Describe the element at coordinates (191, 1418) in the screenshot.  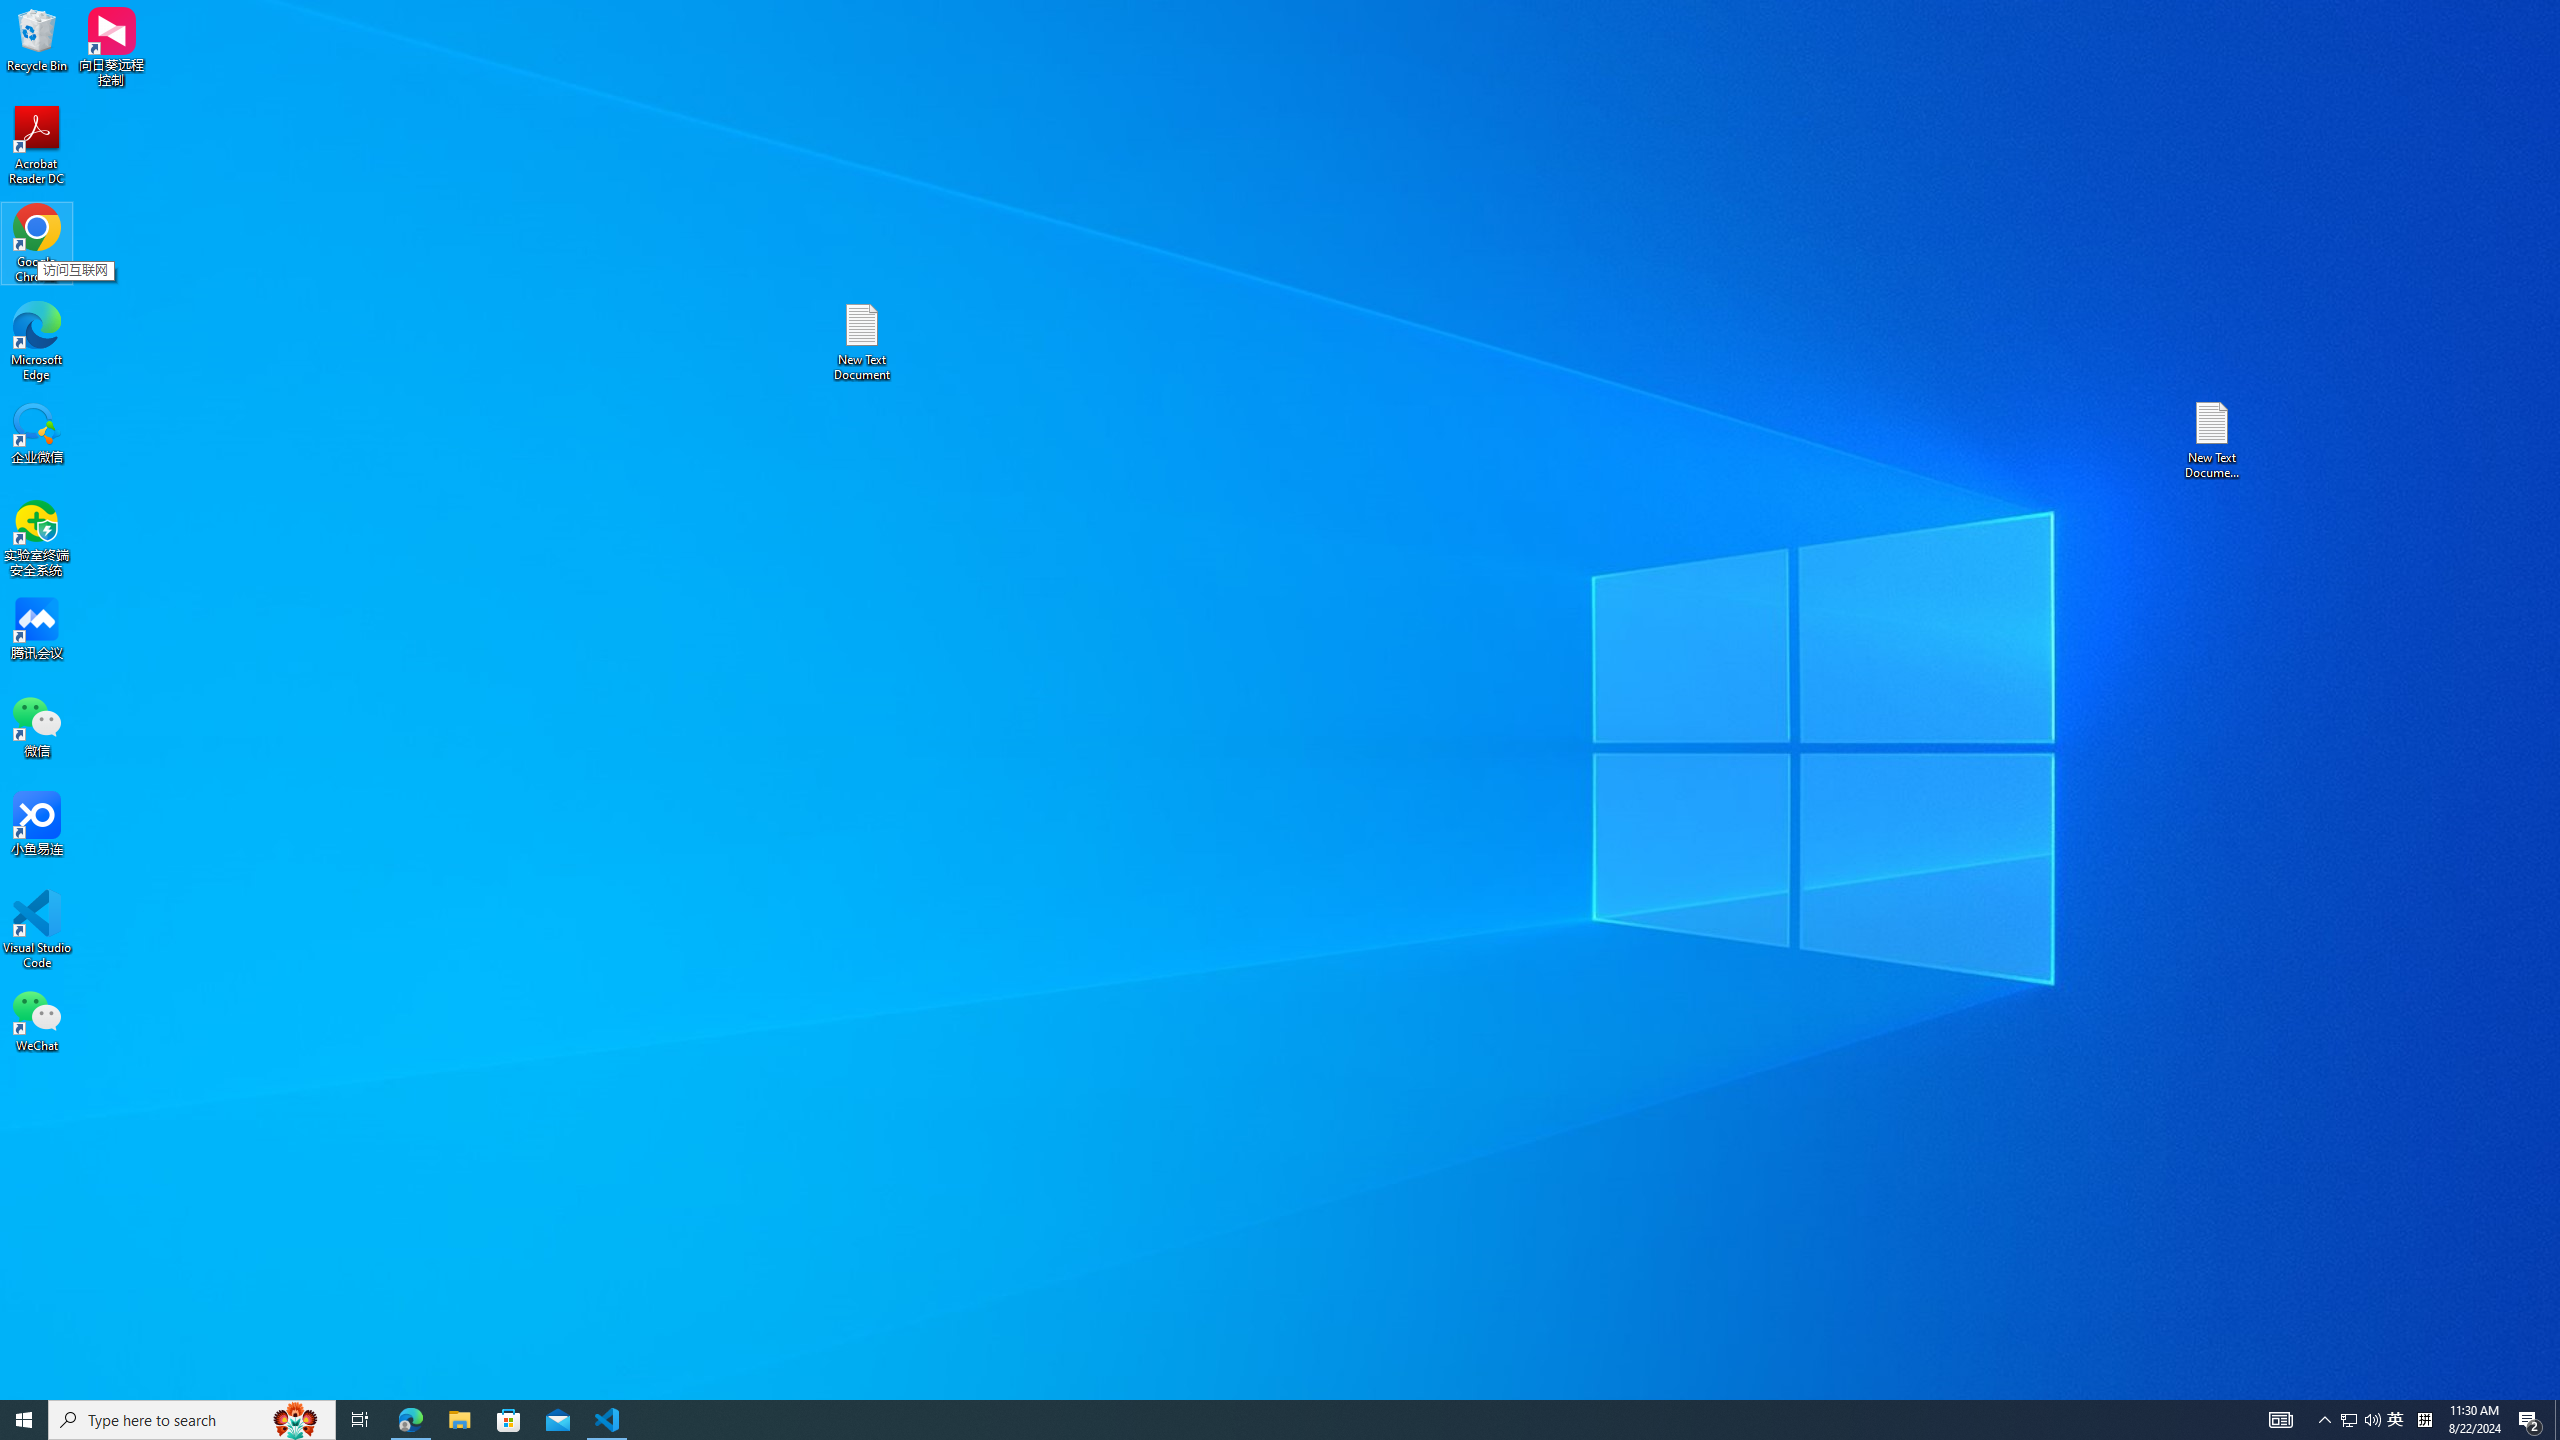
I see `'Type here to search'` at that location.